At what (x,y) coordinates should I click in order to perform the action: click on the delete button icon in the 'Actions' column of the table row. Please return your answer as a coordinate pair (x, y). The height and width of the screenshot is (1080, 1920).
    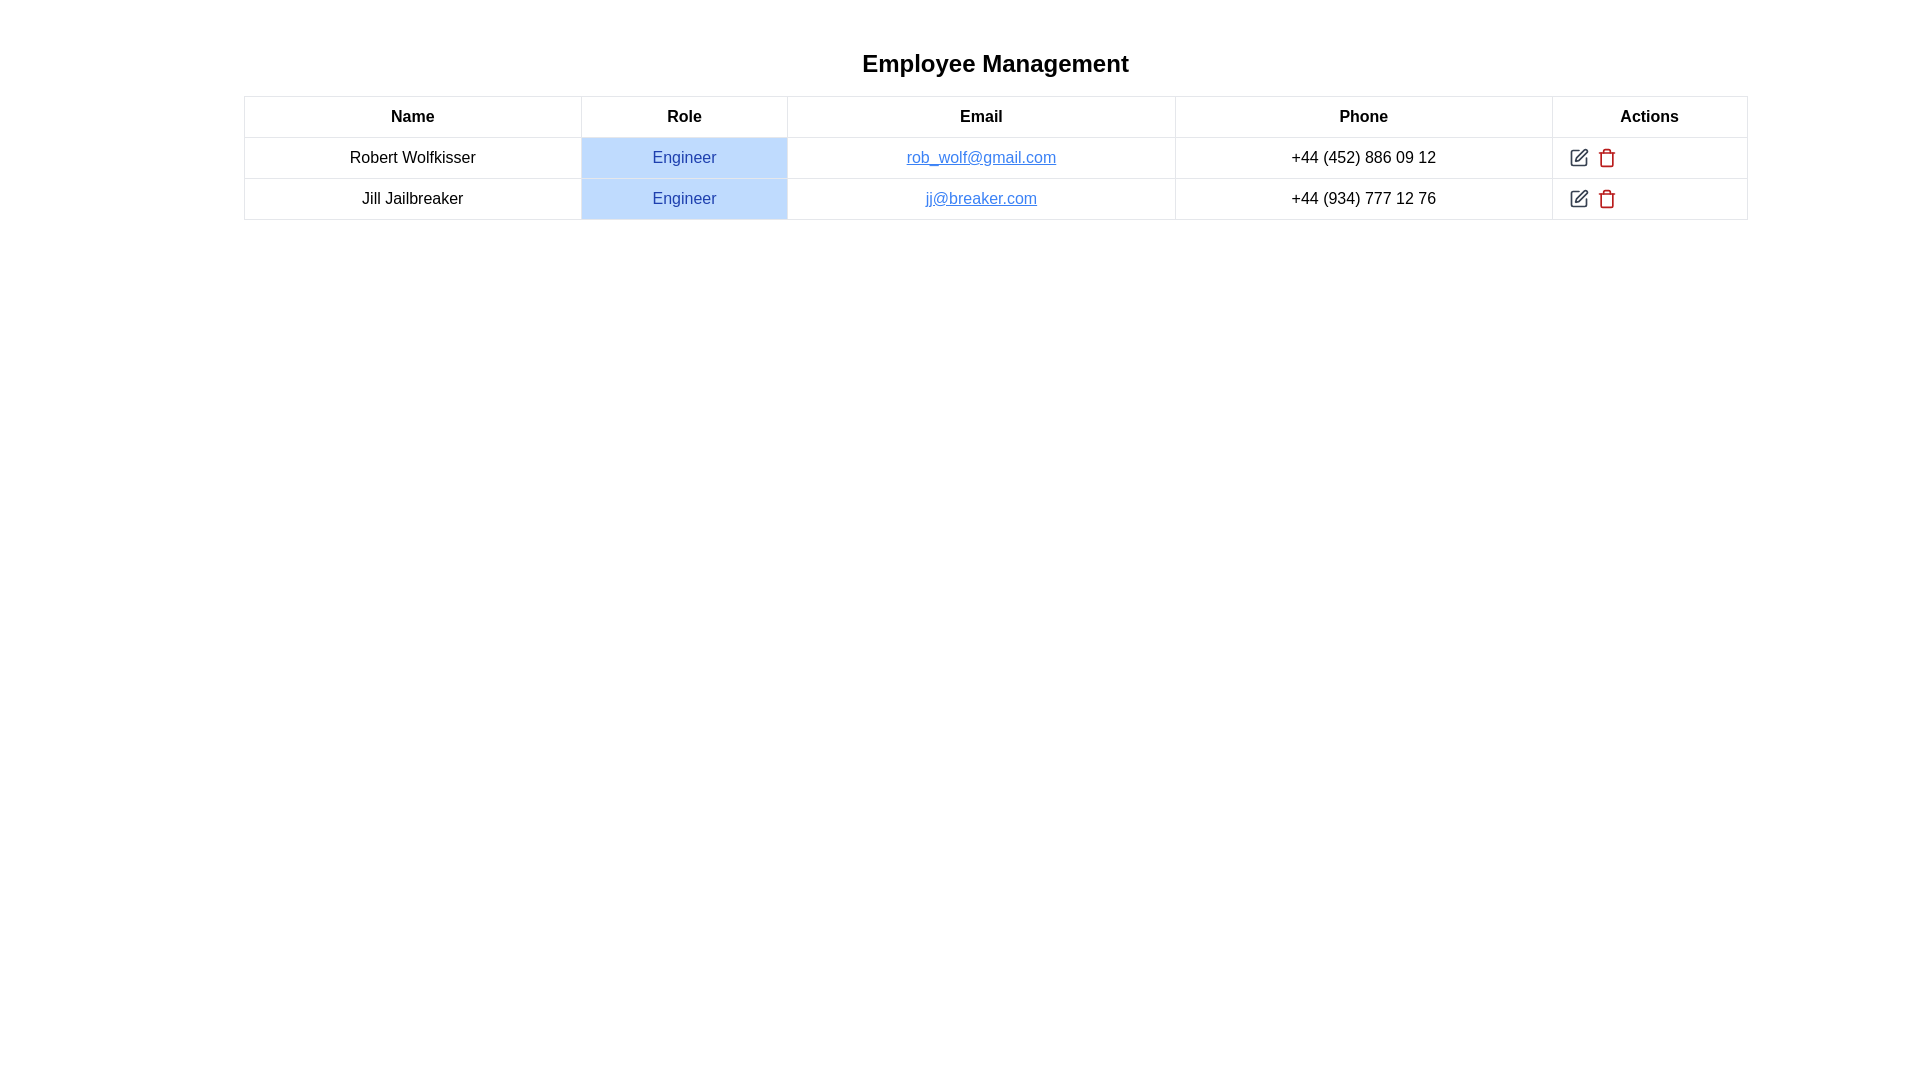
    Looking at the image, I should click on (1606, 199).